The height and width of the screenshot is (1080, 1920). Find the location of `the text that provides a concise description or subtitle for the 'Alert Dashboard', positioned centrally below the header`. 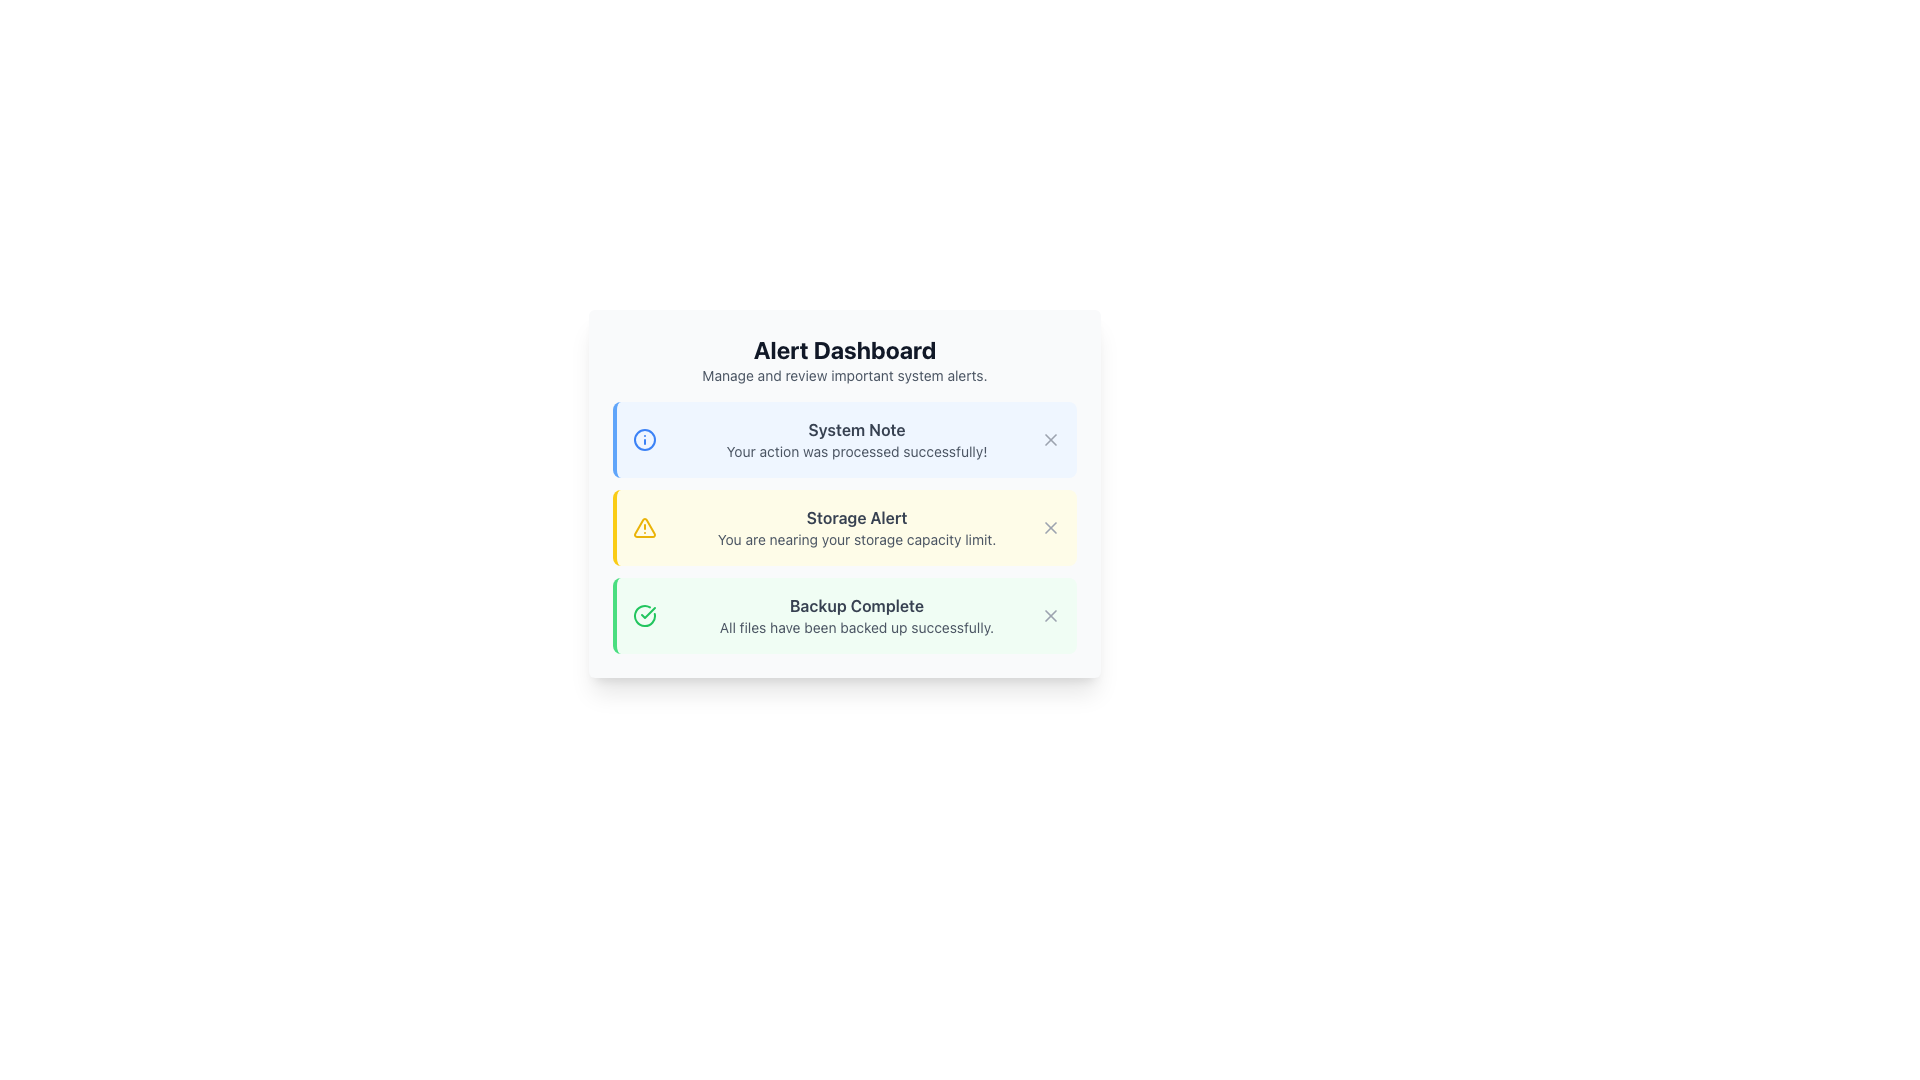

the text that provides a concise description or subtitle for the 'Alert Dashboard', positioned centrally below the header is located at coordinates (844, 375).